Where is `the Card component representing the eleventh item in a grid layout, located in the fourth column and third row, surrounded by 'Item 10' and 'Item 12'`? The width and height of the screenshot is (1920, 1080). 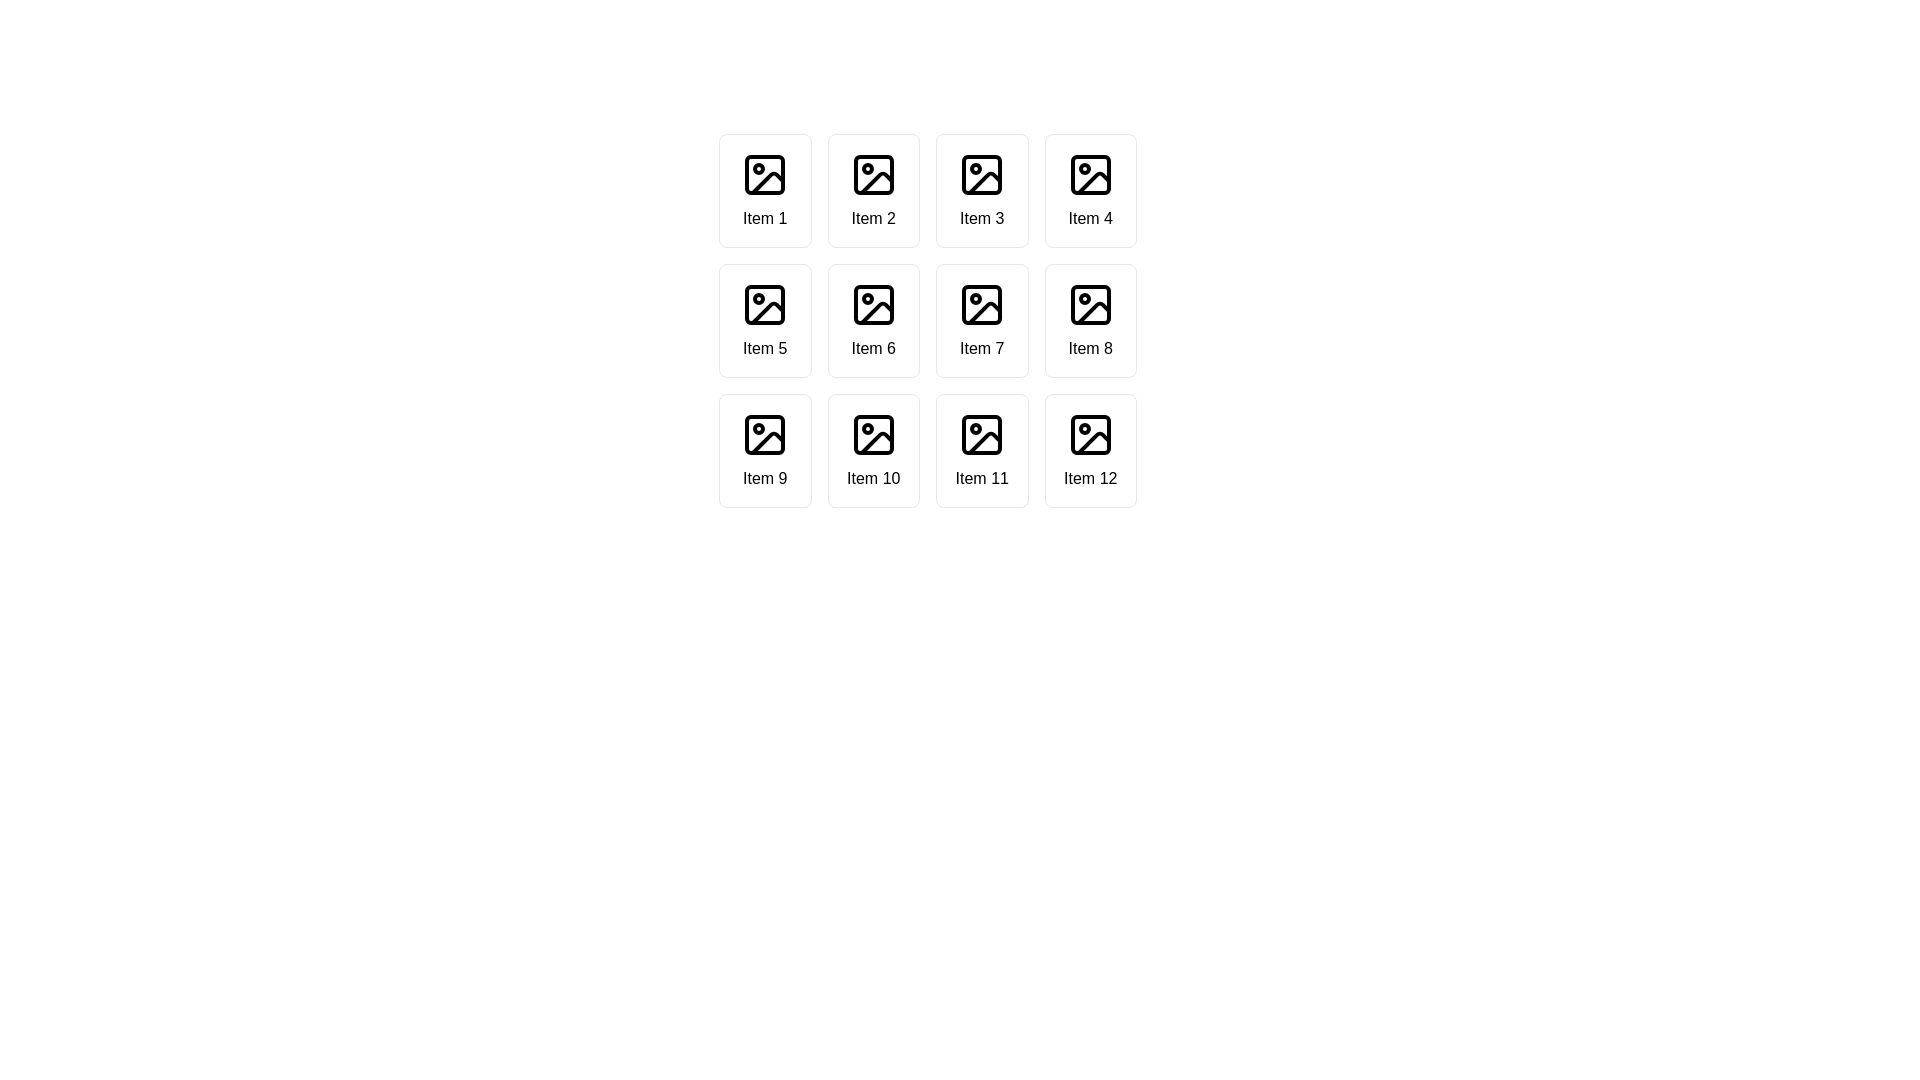
the Card component representing the eleventh item in a grid layout, located in the fourth column and third row, surrounded by 'Item 10' and 'Item 12' is located at coordinates (982, 451).